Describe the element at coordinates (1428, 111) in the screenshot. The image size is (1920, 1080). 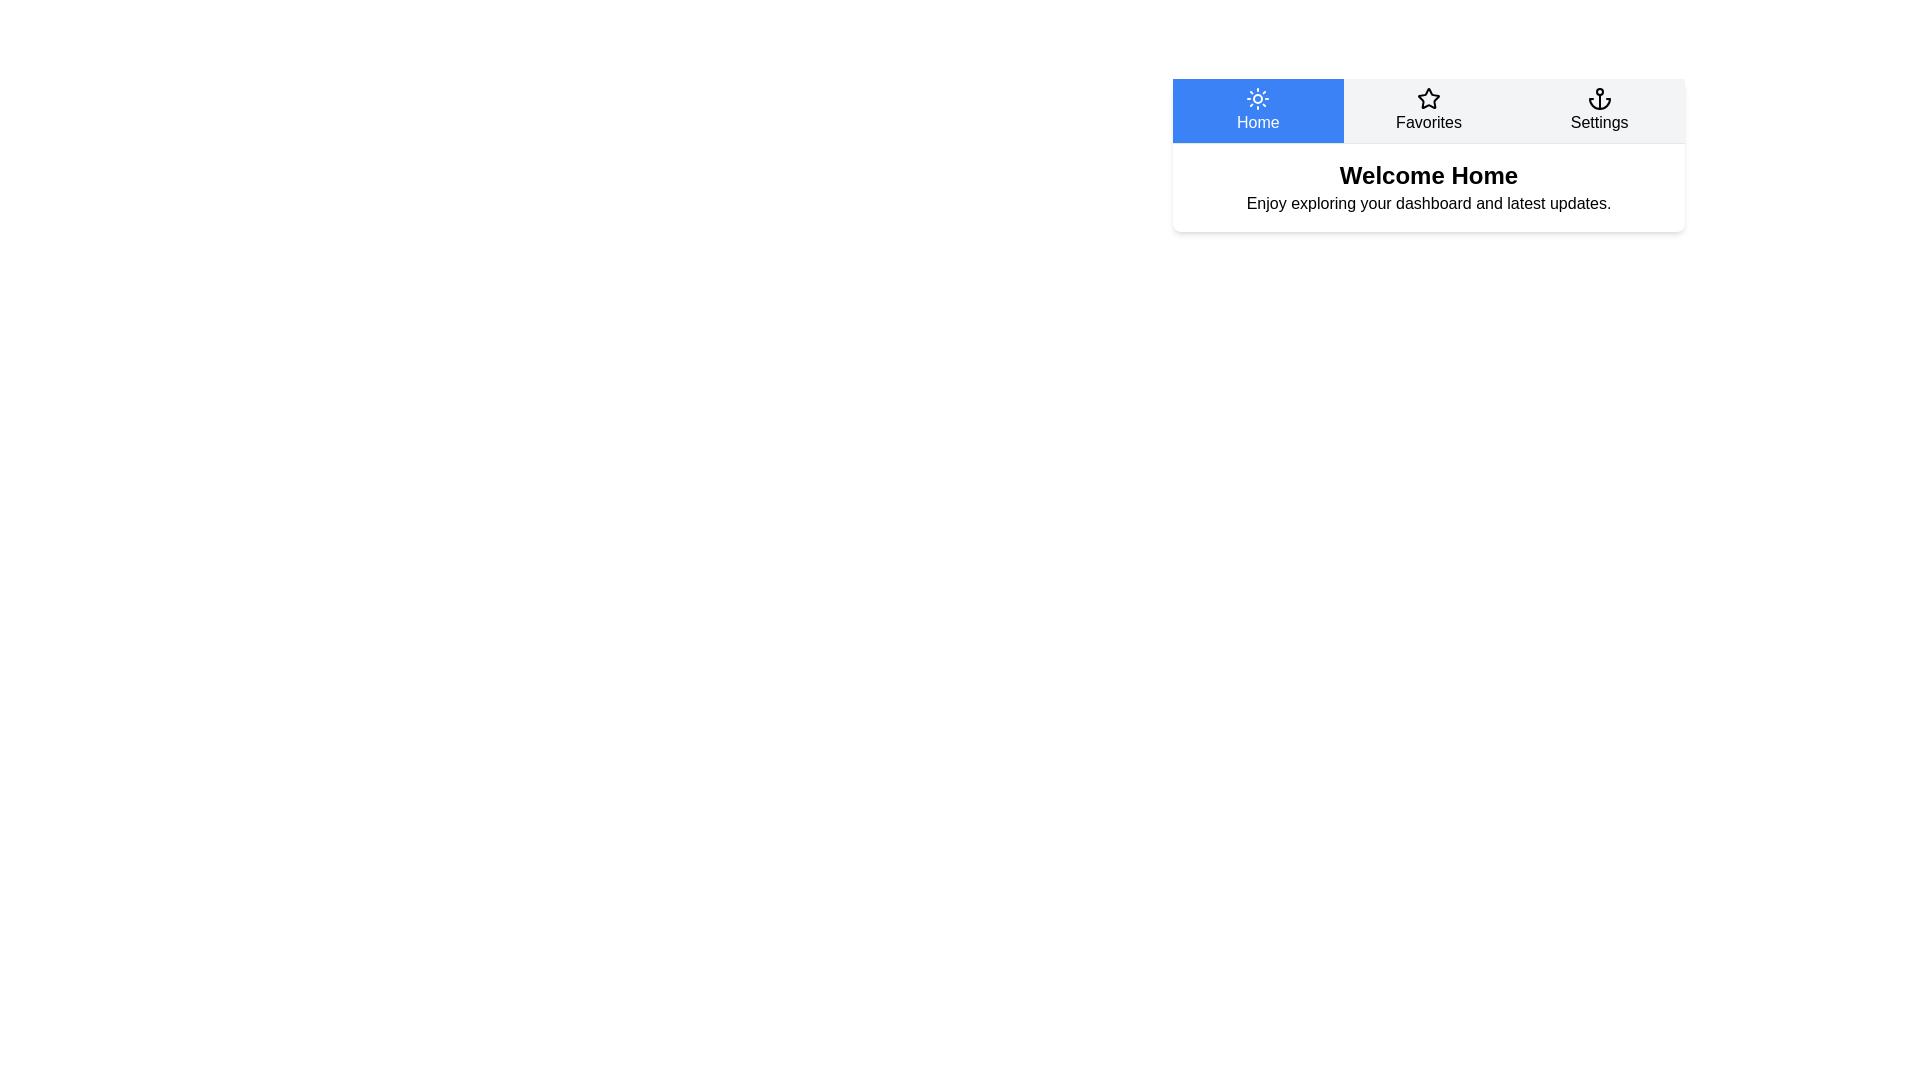
I see `the tab labeled Favorites` at that location.